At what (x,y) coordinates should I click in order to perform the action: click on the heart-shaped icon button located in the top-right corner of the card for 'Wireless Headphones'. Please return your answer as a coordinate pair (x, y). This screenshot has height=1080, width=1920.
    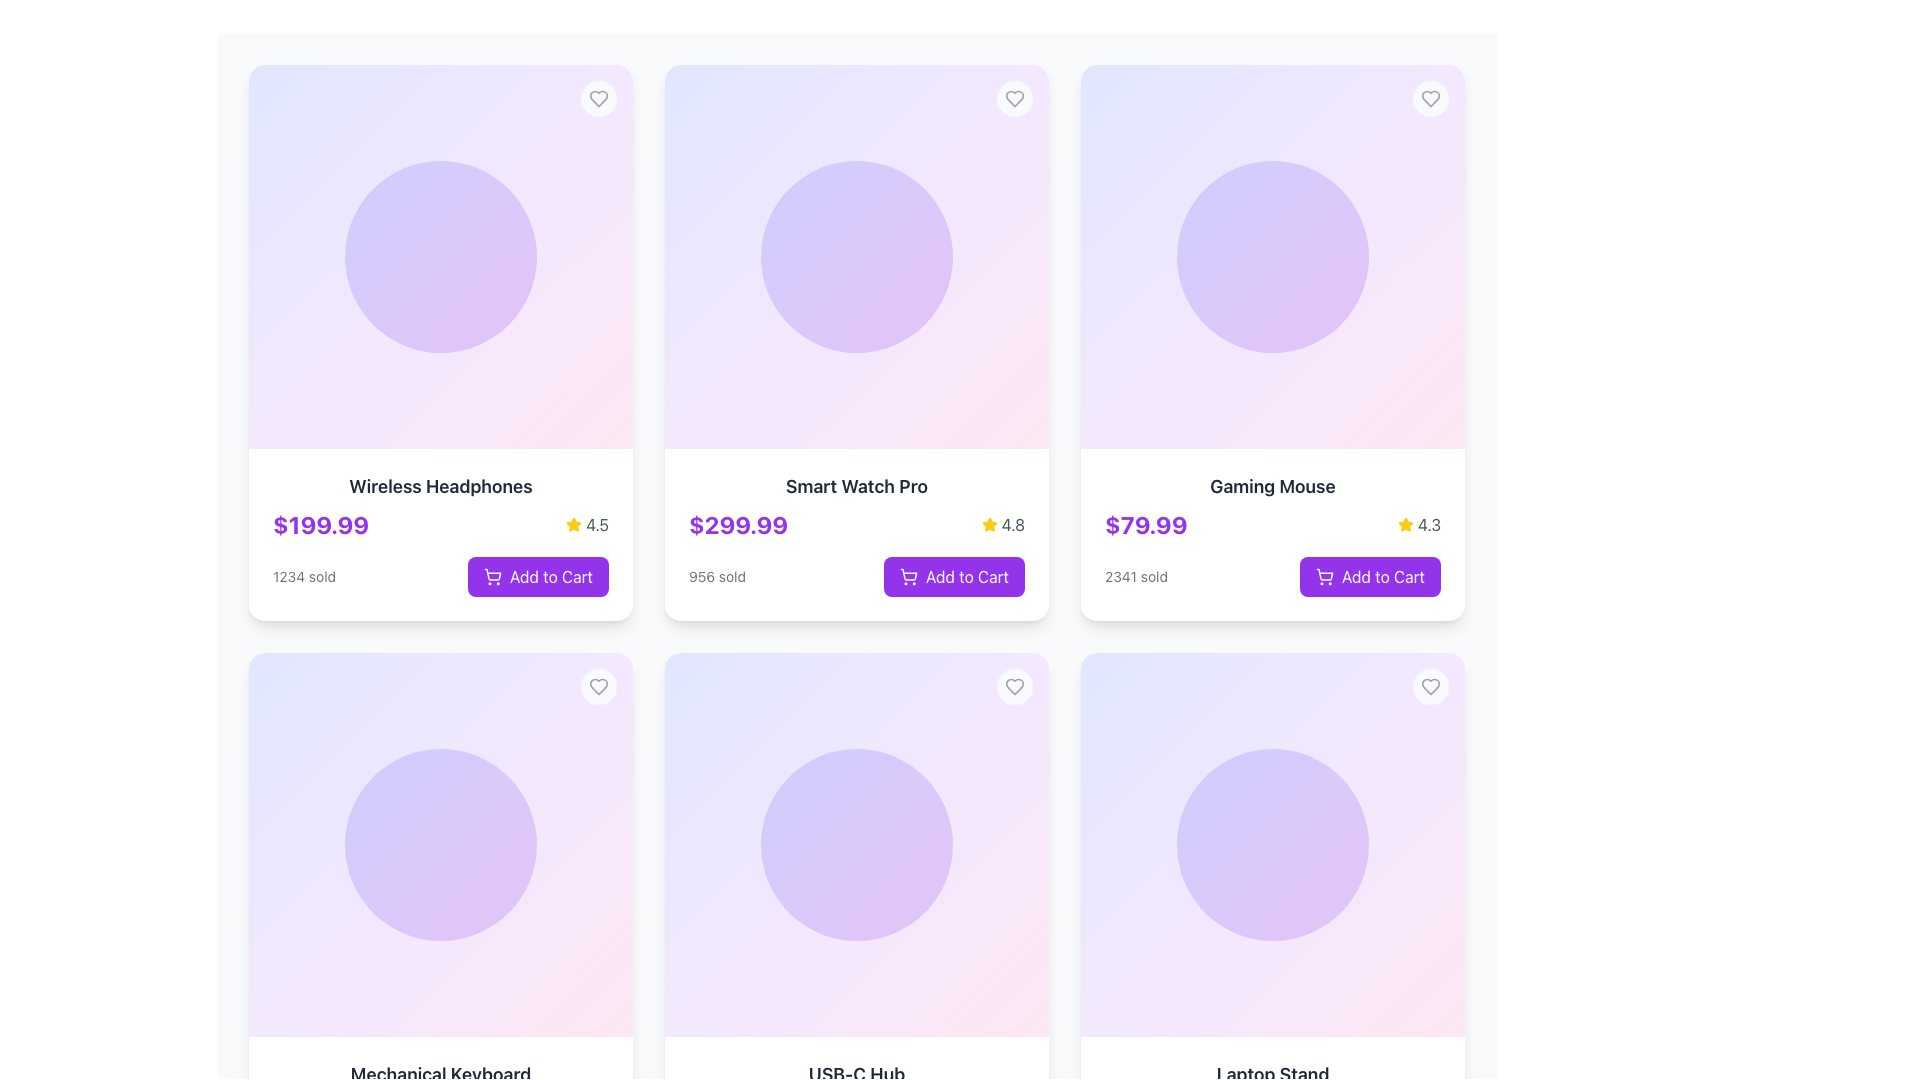
    Looking at the image, I should click on (598, 99).